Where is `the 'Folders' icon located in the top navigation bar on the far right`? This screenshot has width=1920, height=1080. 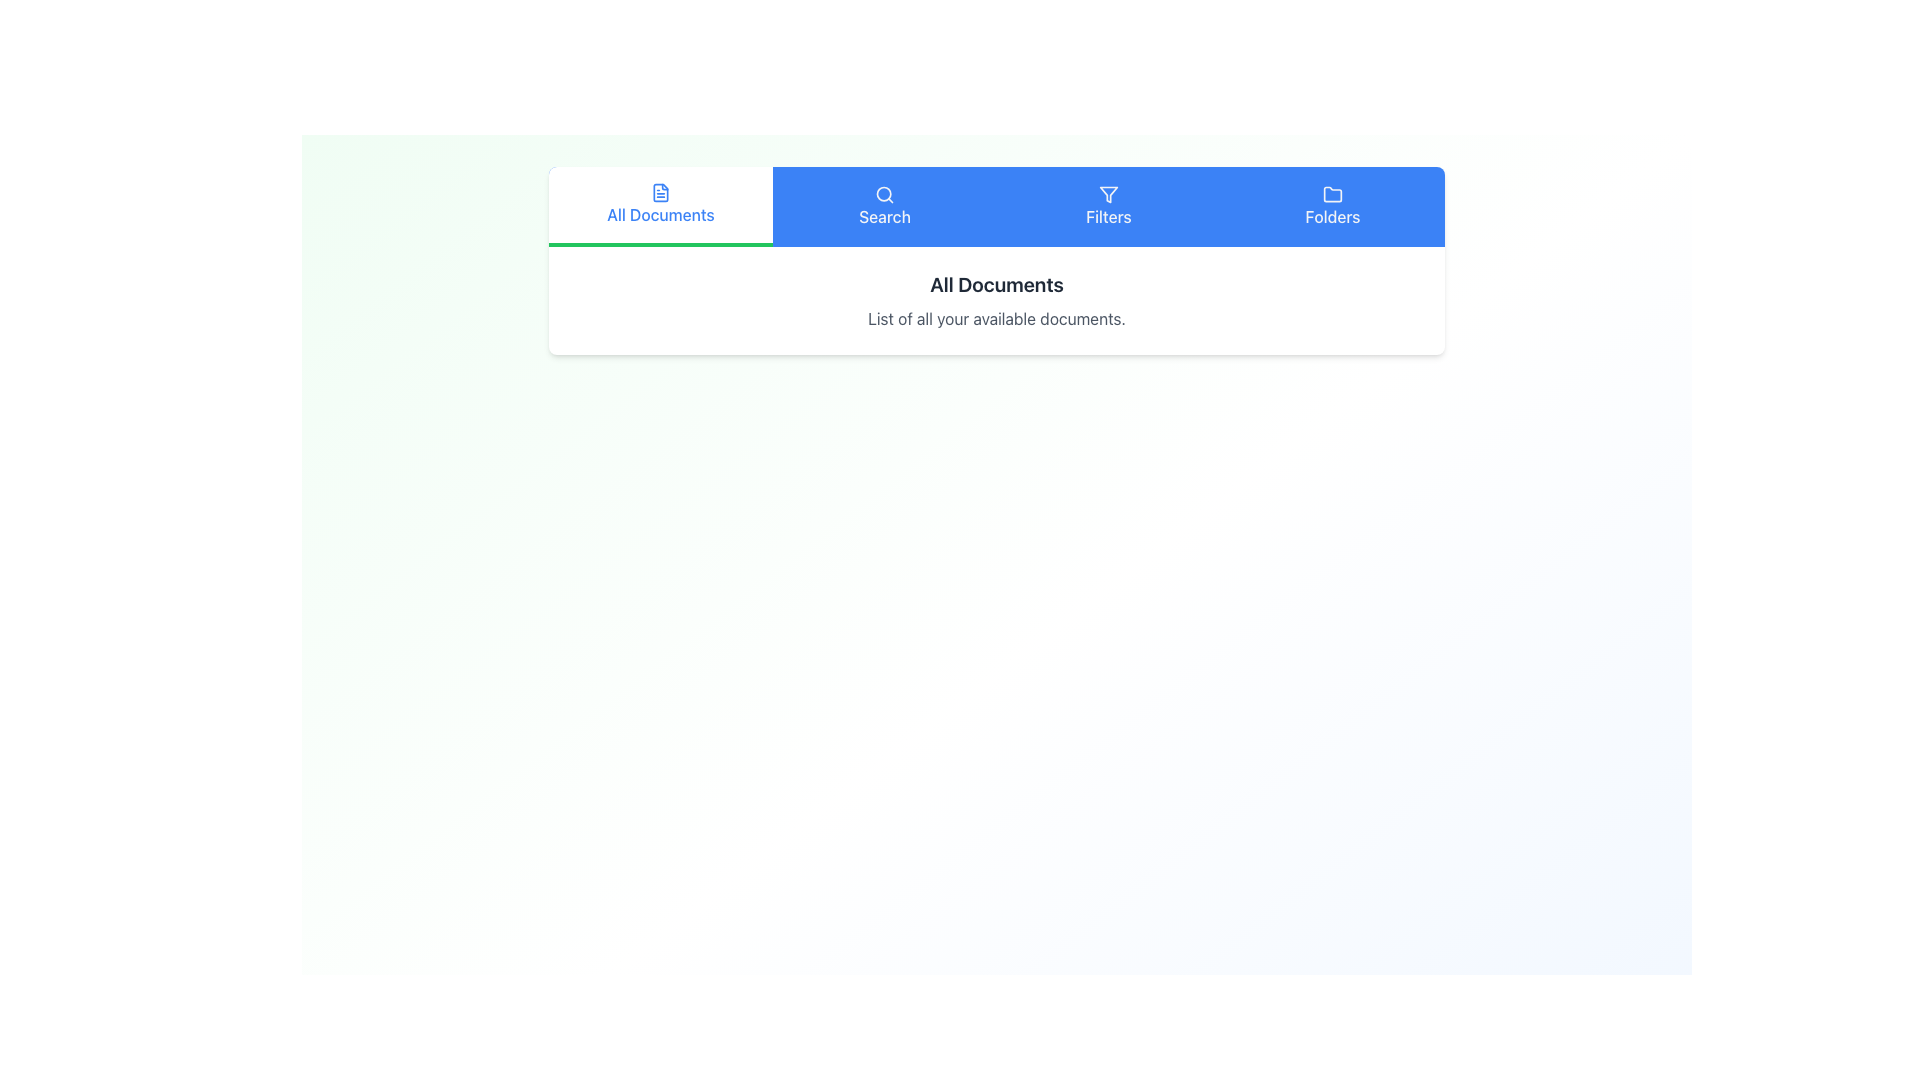 the 'Folders' icon located in the top navigation bar on the far right is located at coordinates (1333, 193).